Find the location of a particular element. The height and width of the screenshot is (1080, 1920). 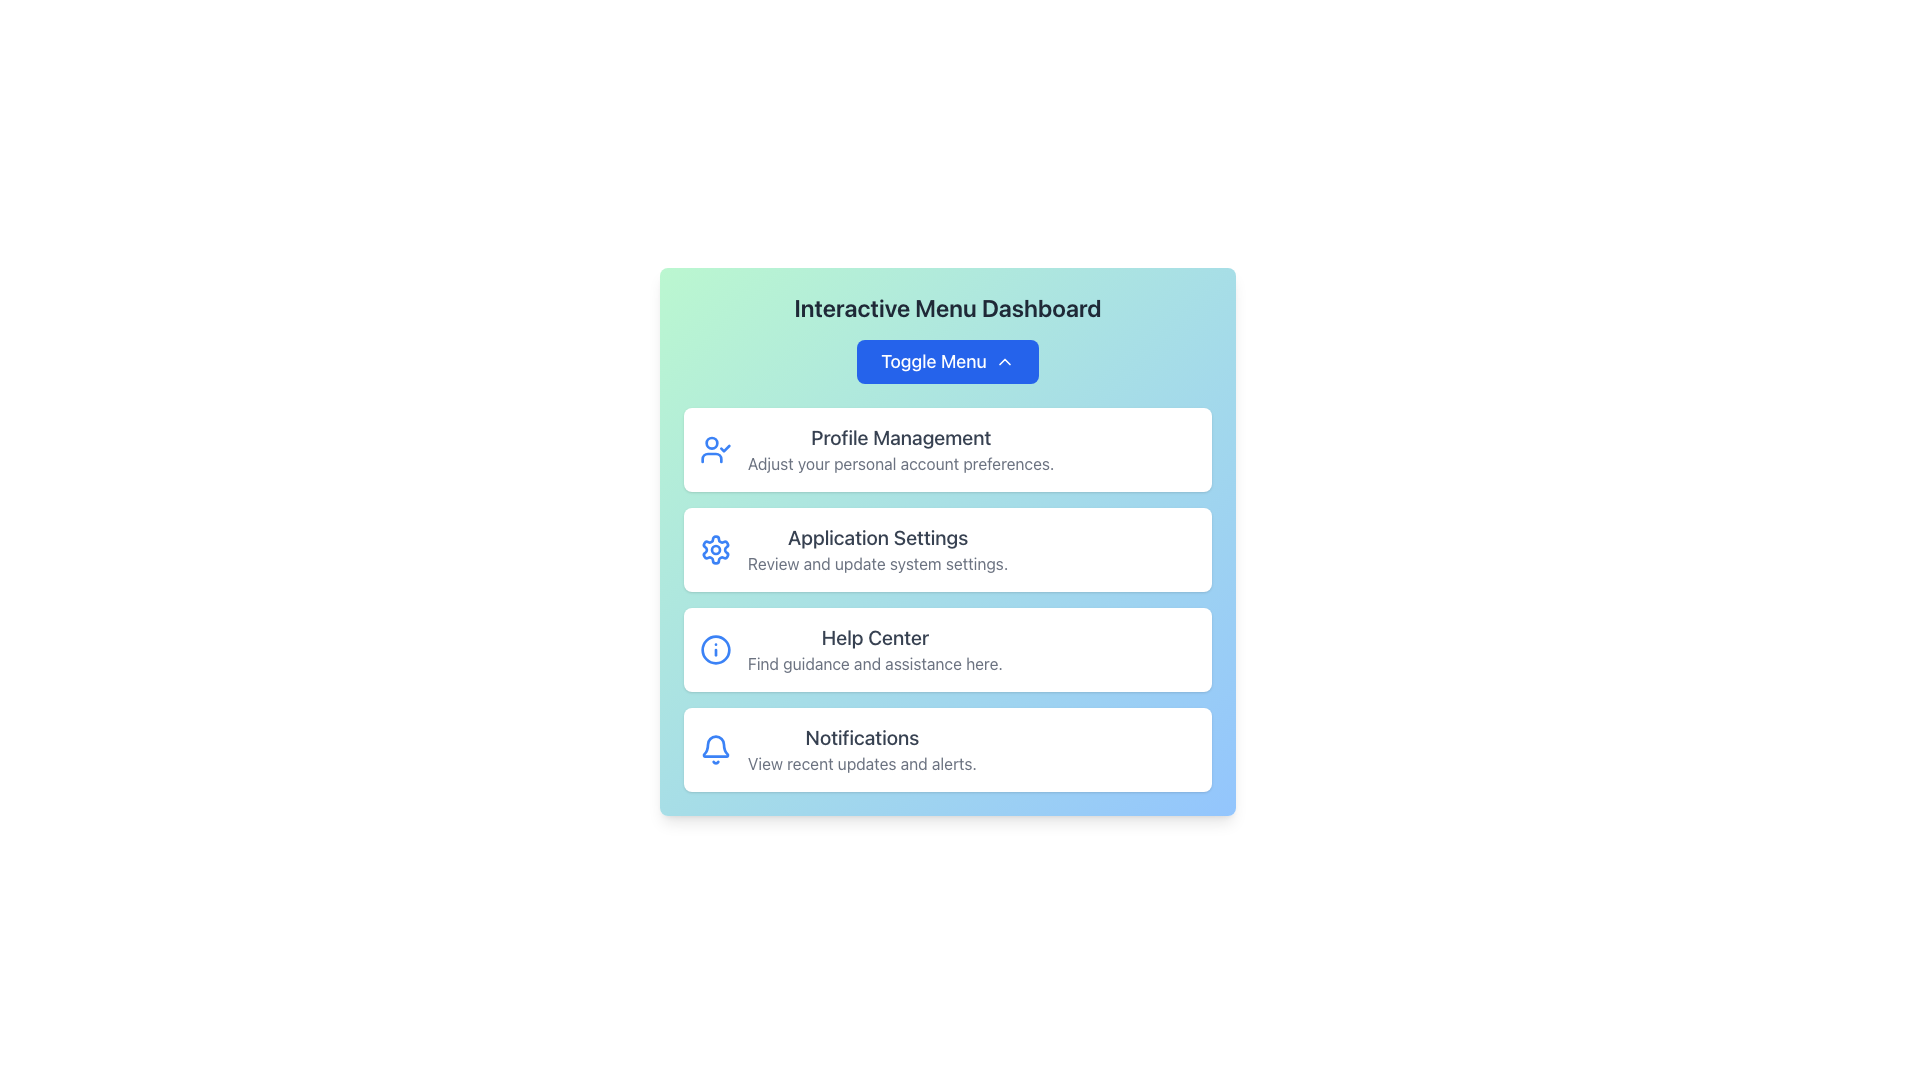

the informative text label that reads 'Find guidance and assistance here.' located in the 'Help Center' section, positioned below the heading 'Help Center.' is located at coordinates (875, 663).